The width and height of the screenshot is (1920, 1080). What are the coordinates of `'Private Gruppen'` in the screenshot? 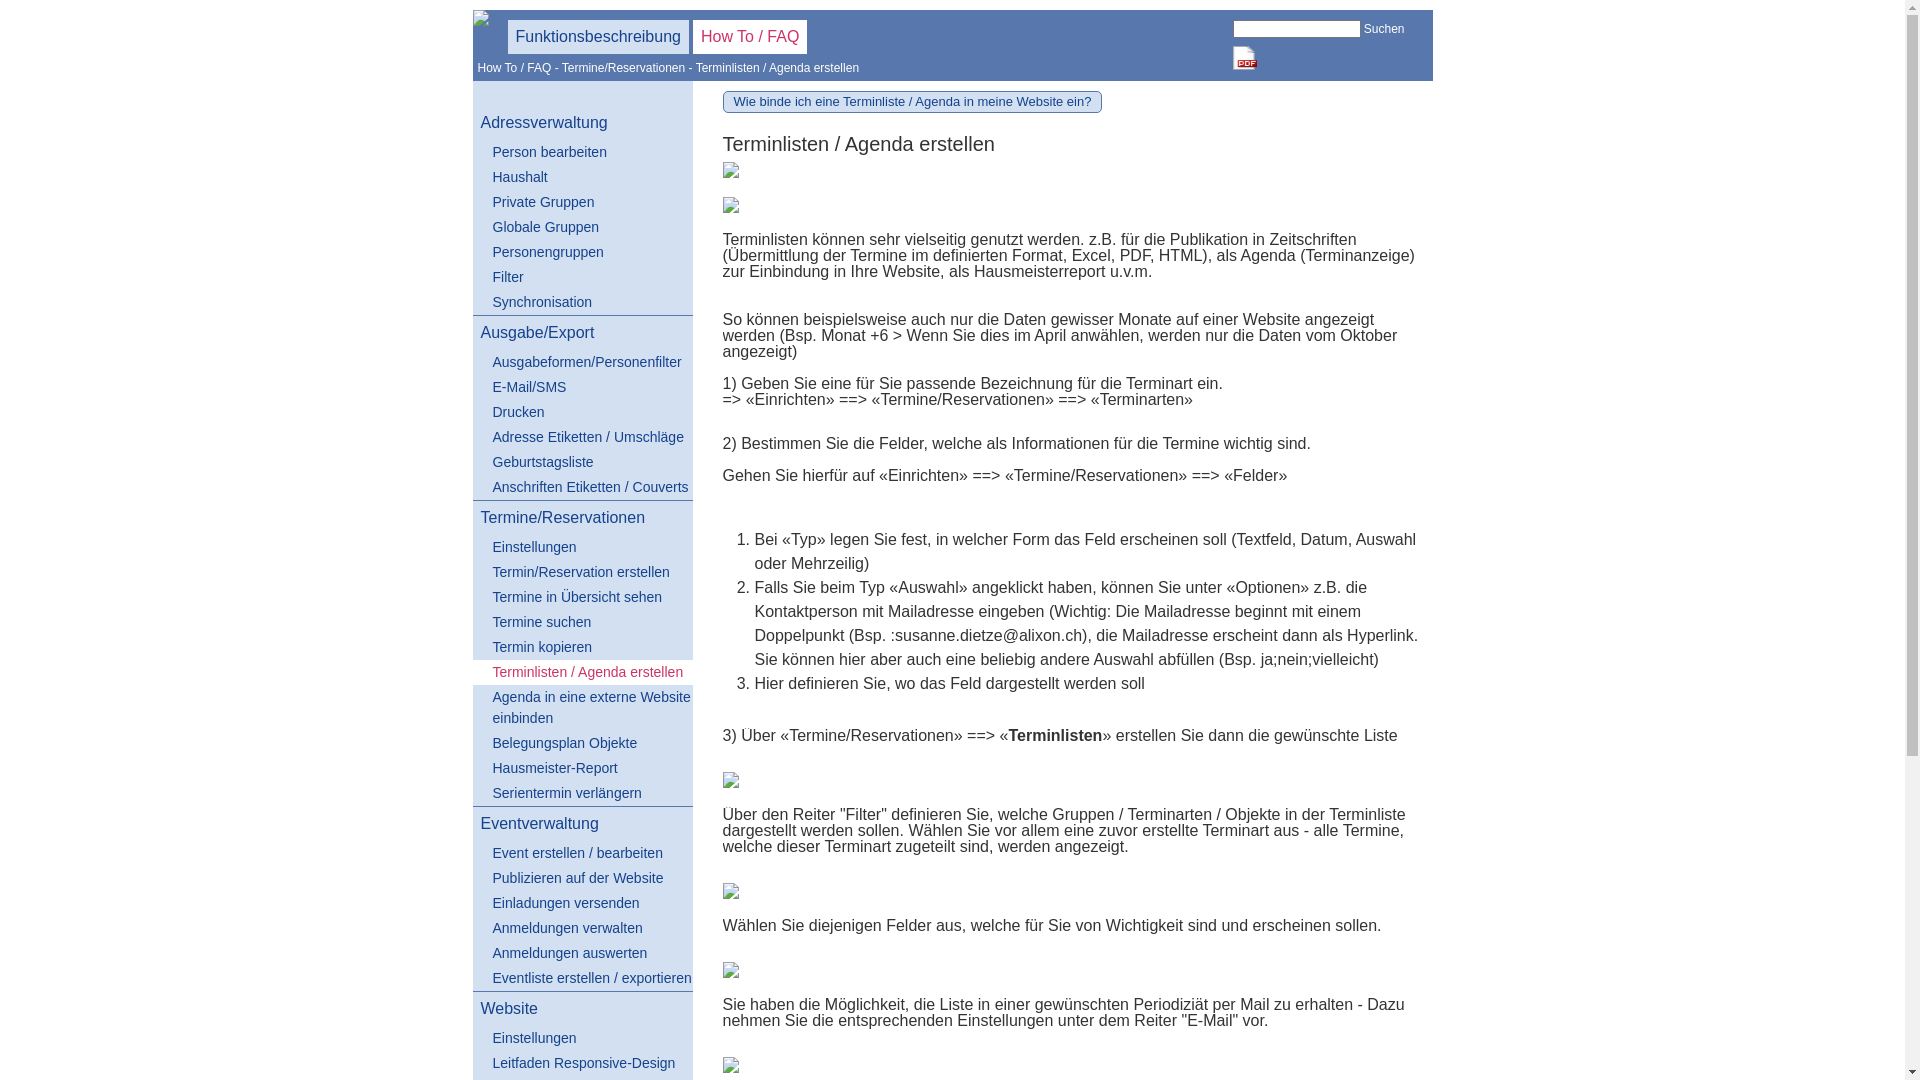 It's located at (580, 202).